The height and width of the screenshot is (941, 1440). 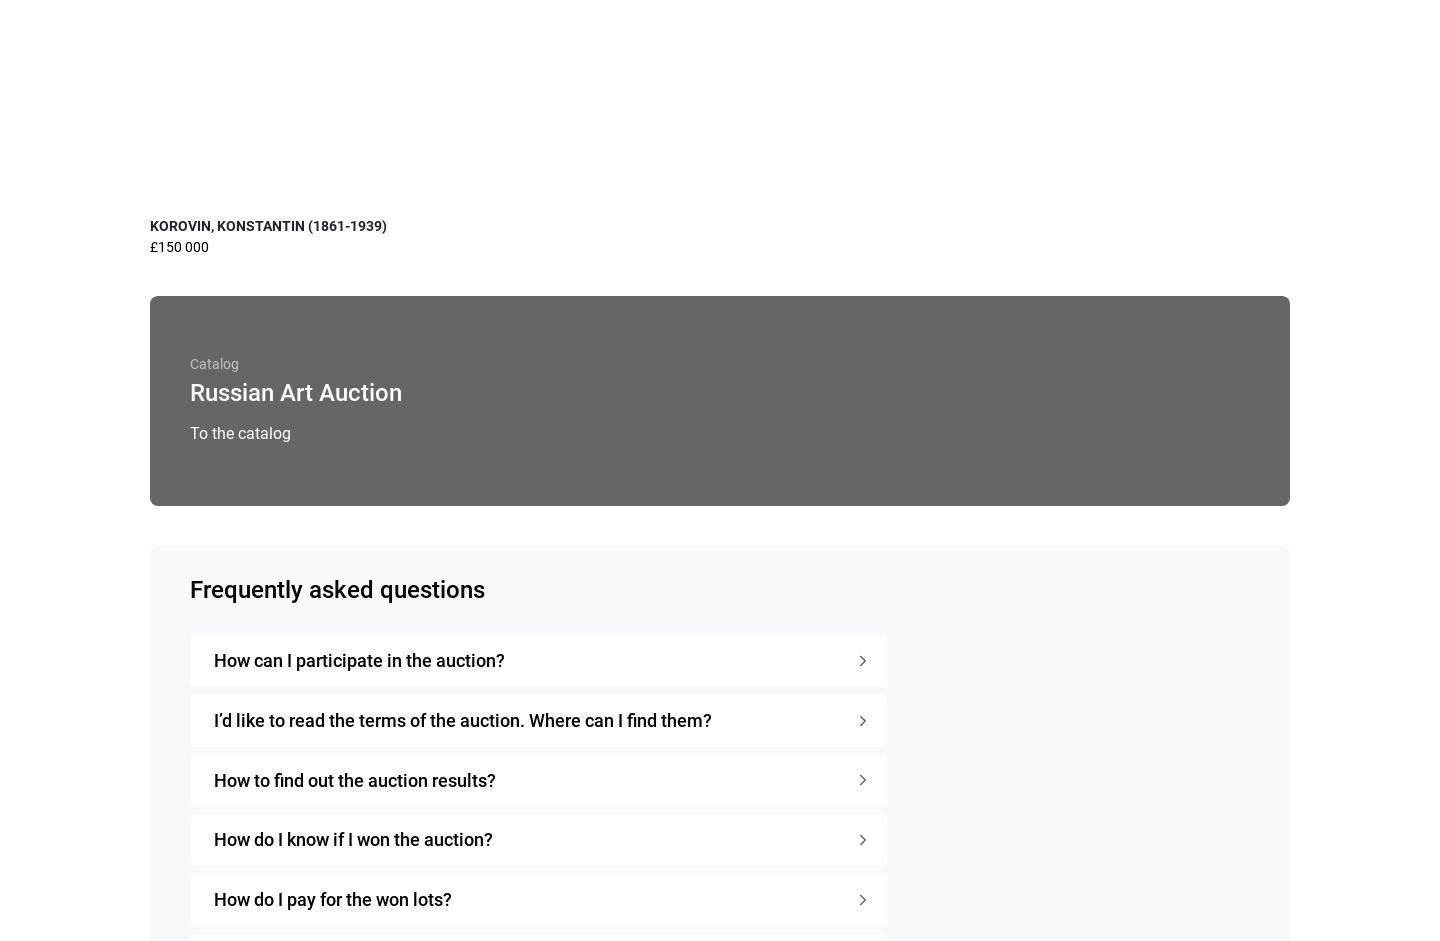 What do you see at coordinates (353, 838) in the screenshot?
I see `'How do I know if I won the auction?'` at bounding box center [353, 838].